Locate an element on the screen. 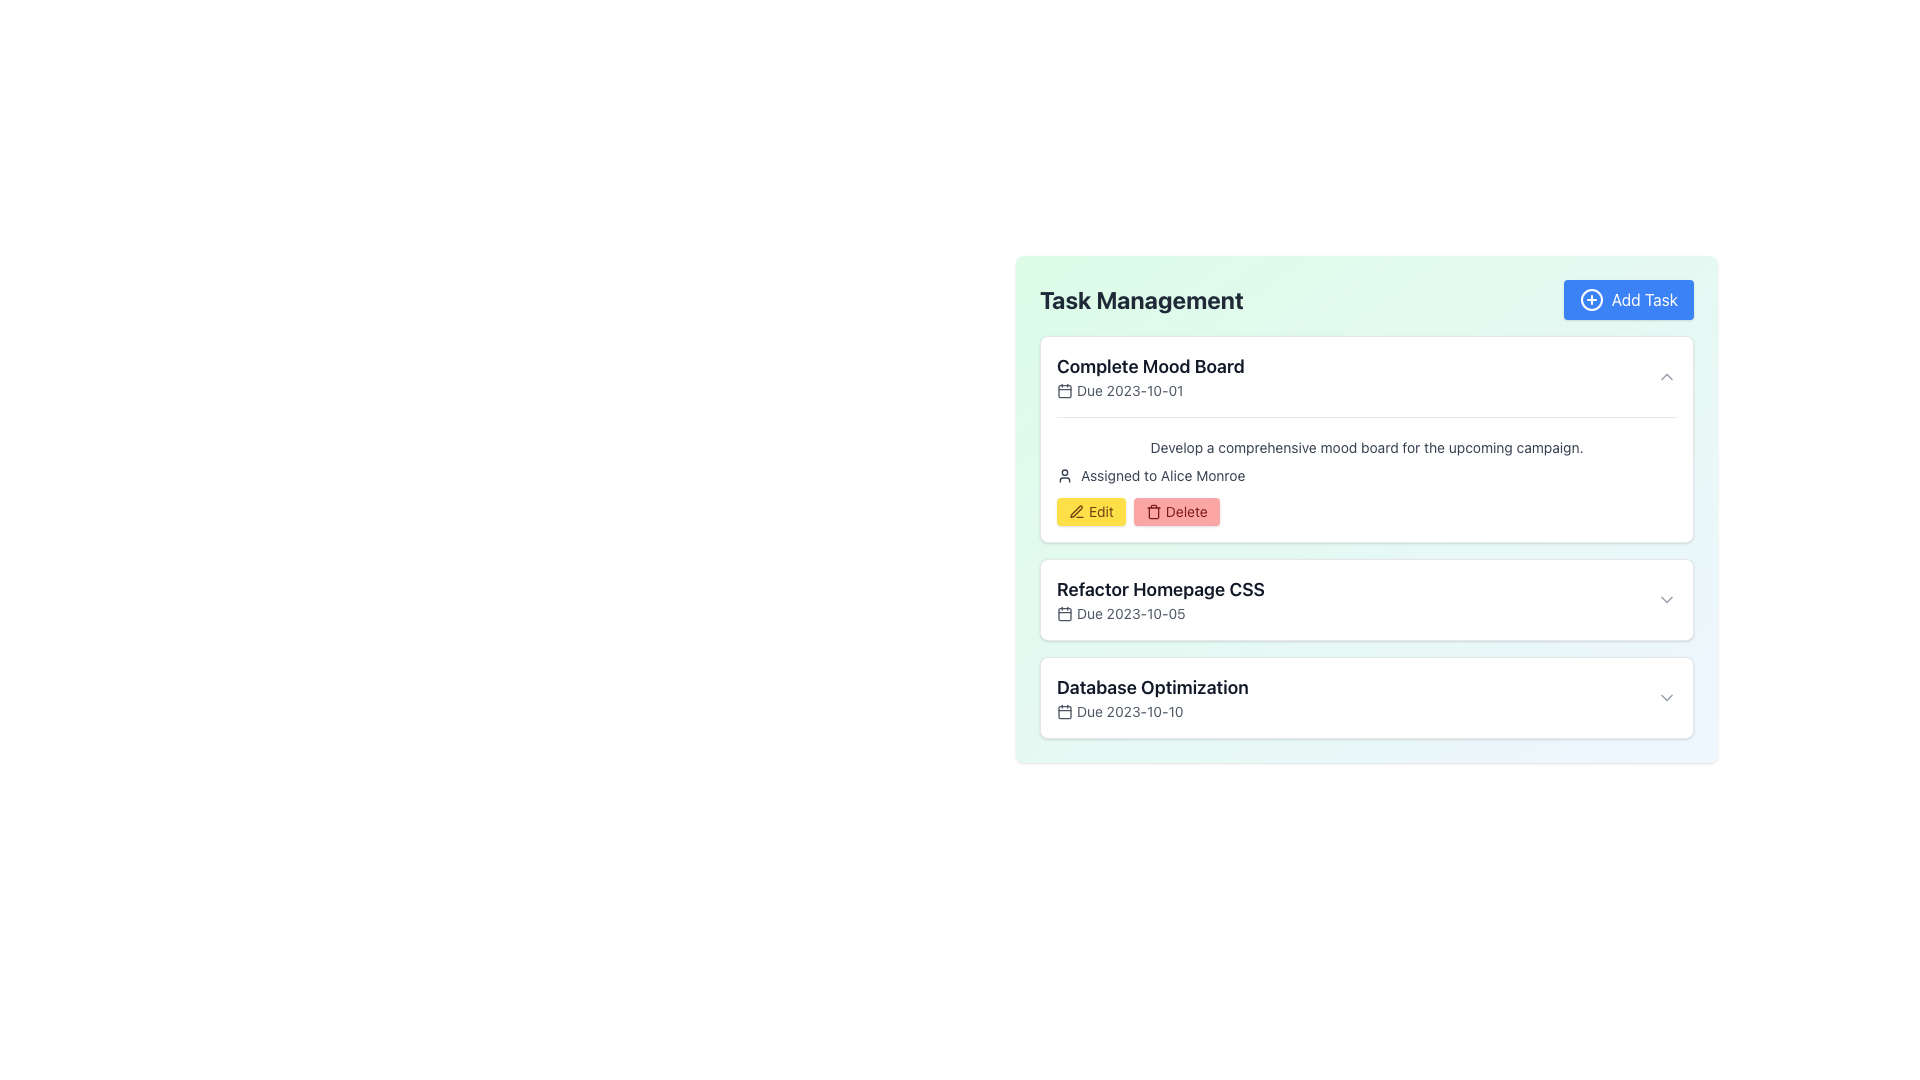 This screenshot has width=1920, height=1080. the delete icon located on the left side of the red 'Delete' button in the 'Complete Mood Board' task card is located at coordinates (1153, 511).